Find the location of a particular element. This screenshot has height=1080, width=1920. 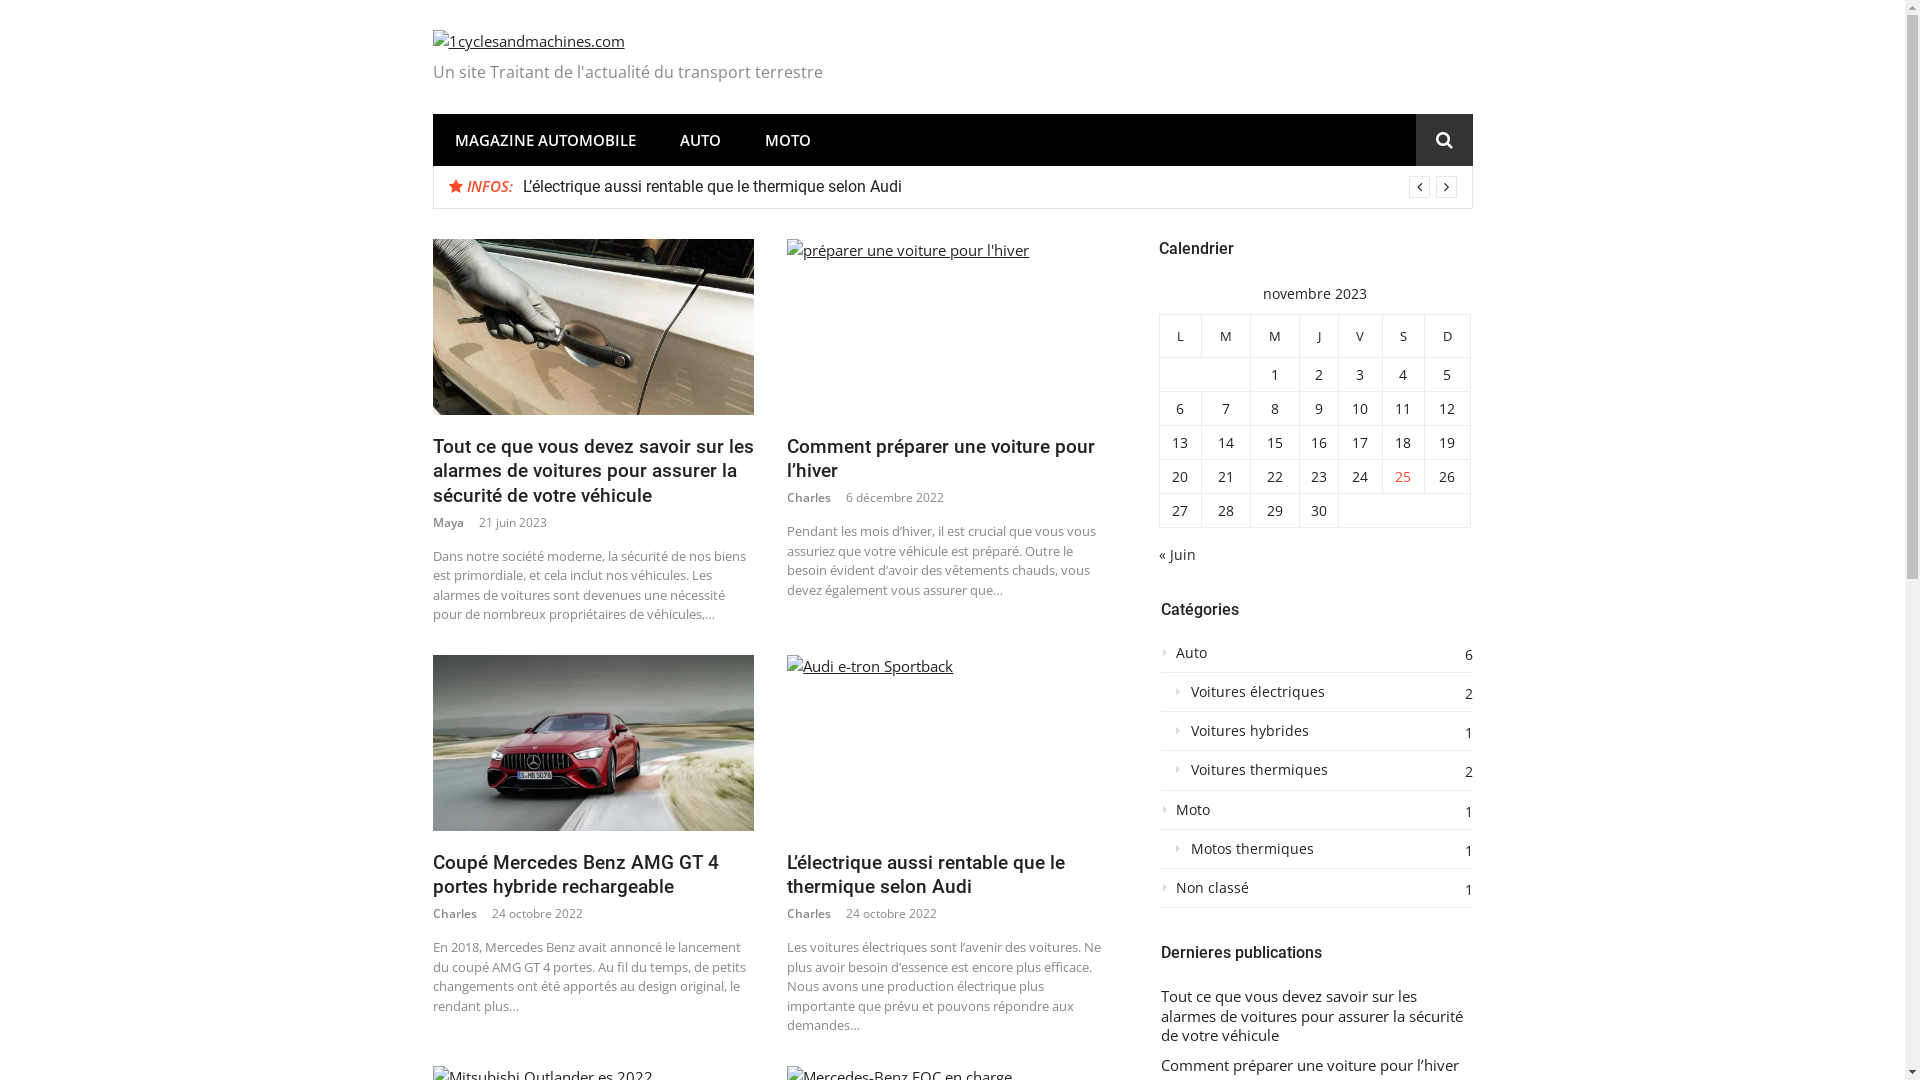

'Maya' is located at coordinates (446, 521).